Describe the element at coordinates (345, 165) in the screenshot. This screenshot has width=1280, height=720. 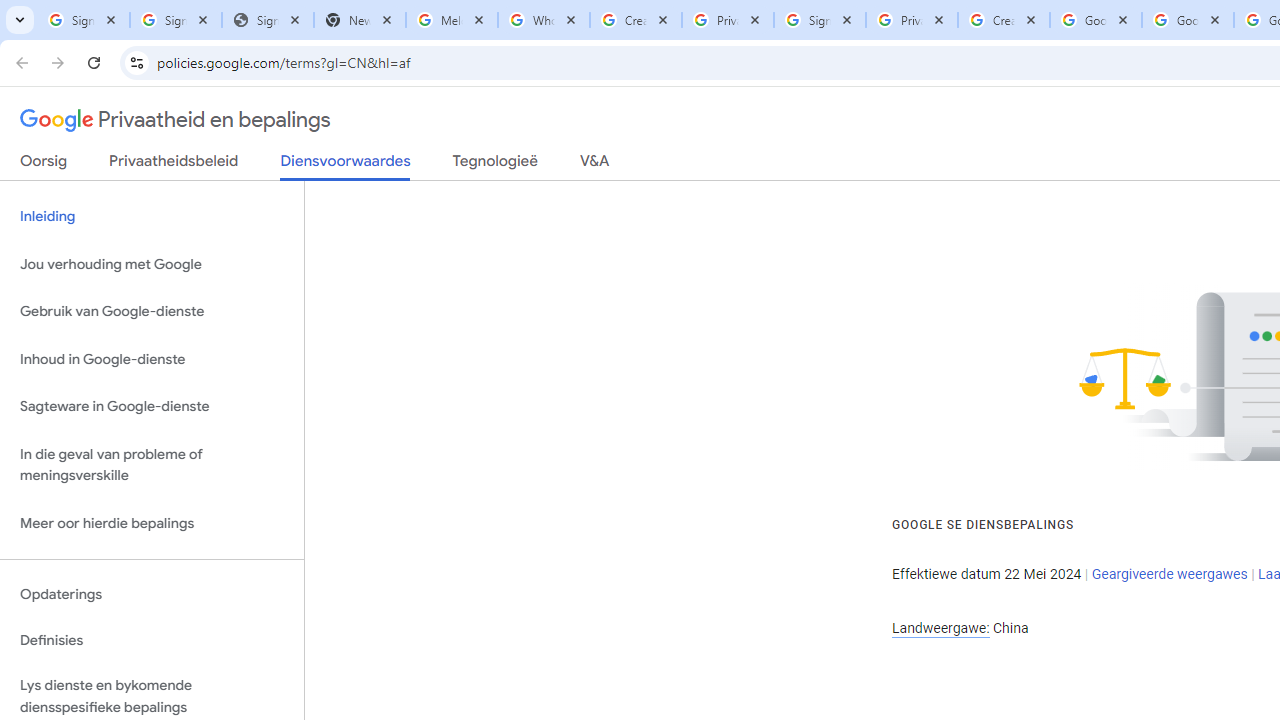
I see `'Diensvoorwaardes'` at that location.